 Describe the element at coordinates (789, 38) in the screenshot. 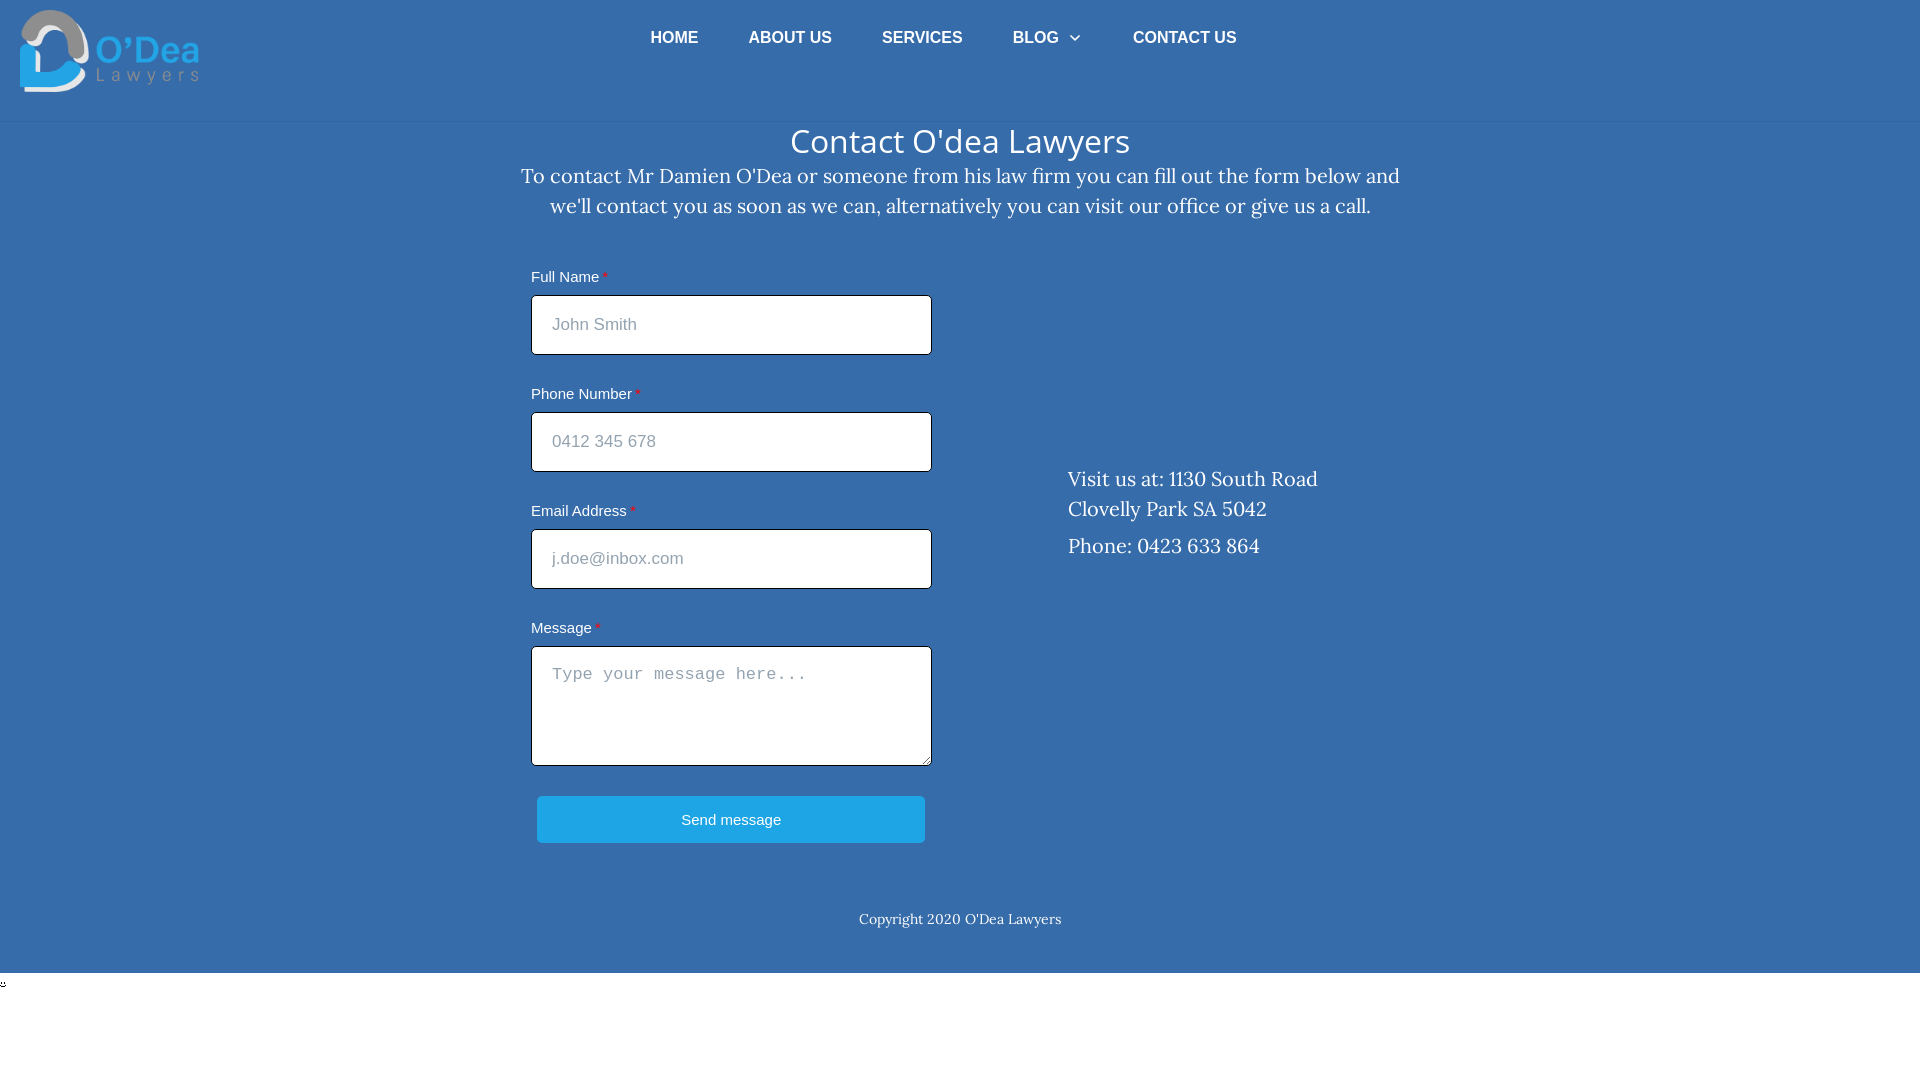

I see `'ABOUT US'` at that location.